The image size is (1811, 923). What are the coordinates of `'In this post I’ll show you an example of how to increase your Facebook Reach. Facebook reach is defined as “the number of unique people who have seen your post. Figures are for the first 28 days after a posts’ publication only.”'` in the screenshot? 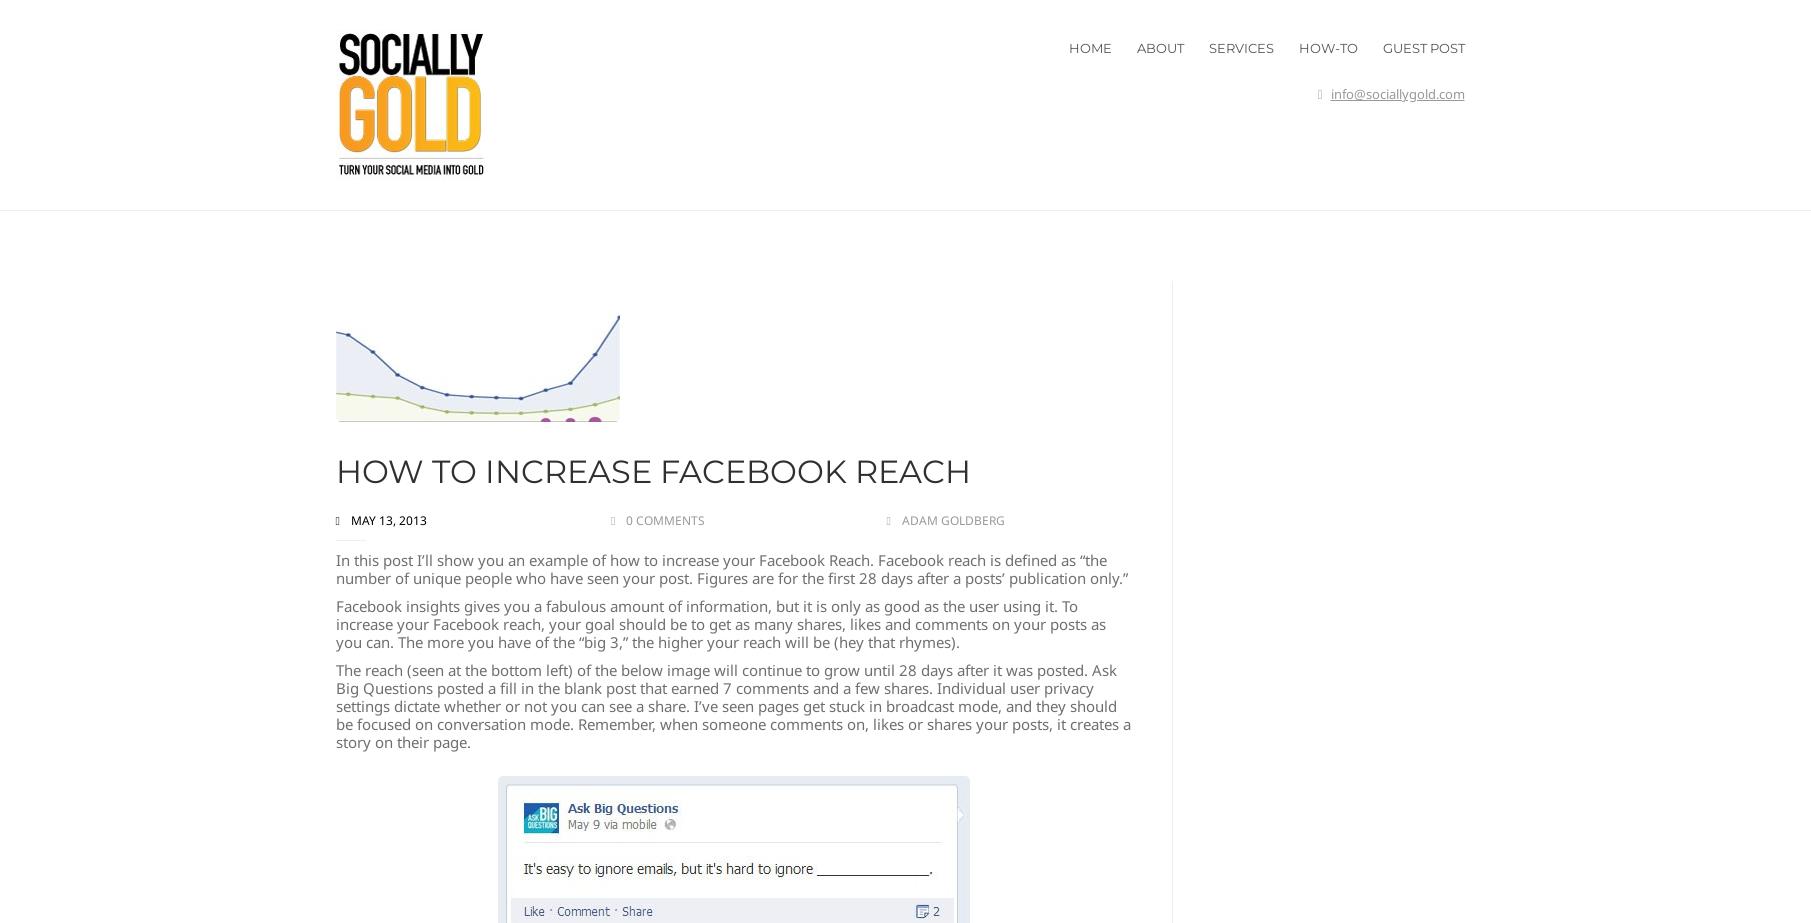 It's located at (729, 568).